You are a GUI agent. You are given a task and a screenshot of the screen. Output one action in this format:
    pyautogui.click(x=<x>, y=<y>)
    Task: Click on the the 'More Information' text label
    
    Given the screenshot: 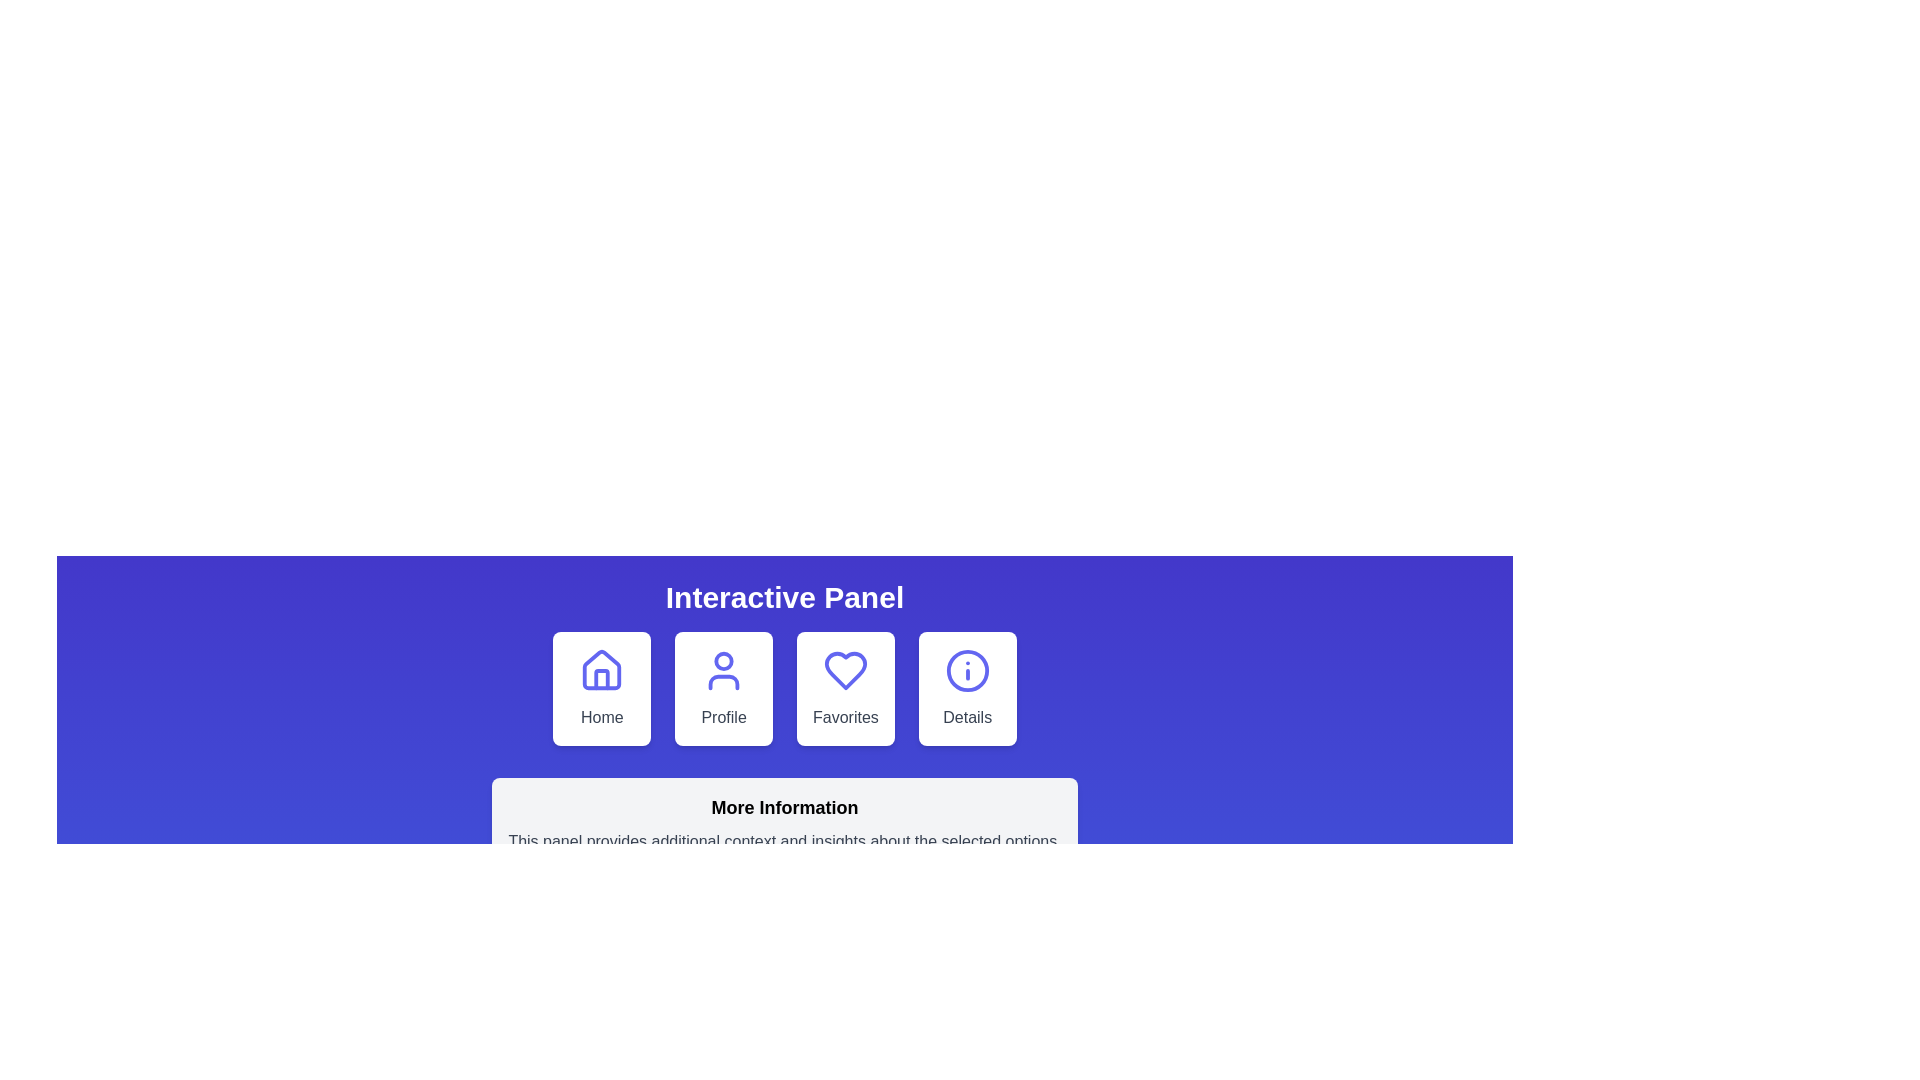 What is the action you would take?
    pyautogui.click(x=784, y=806)
    